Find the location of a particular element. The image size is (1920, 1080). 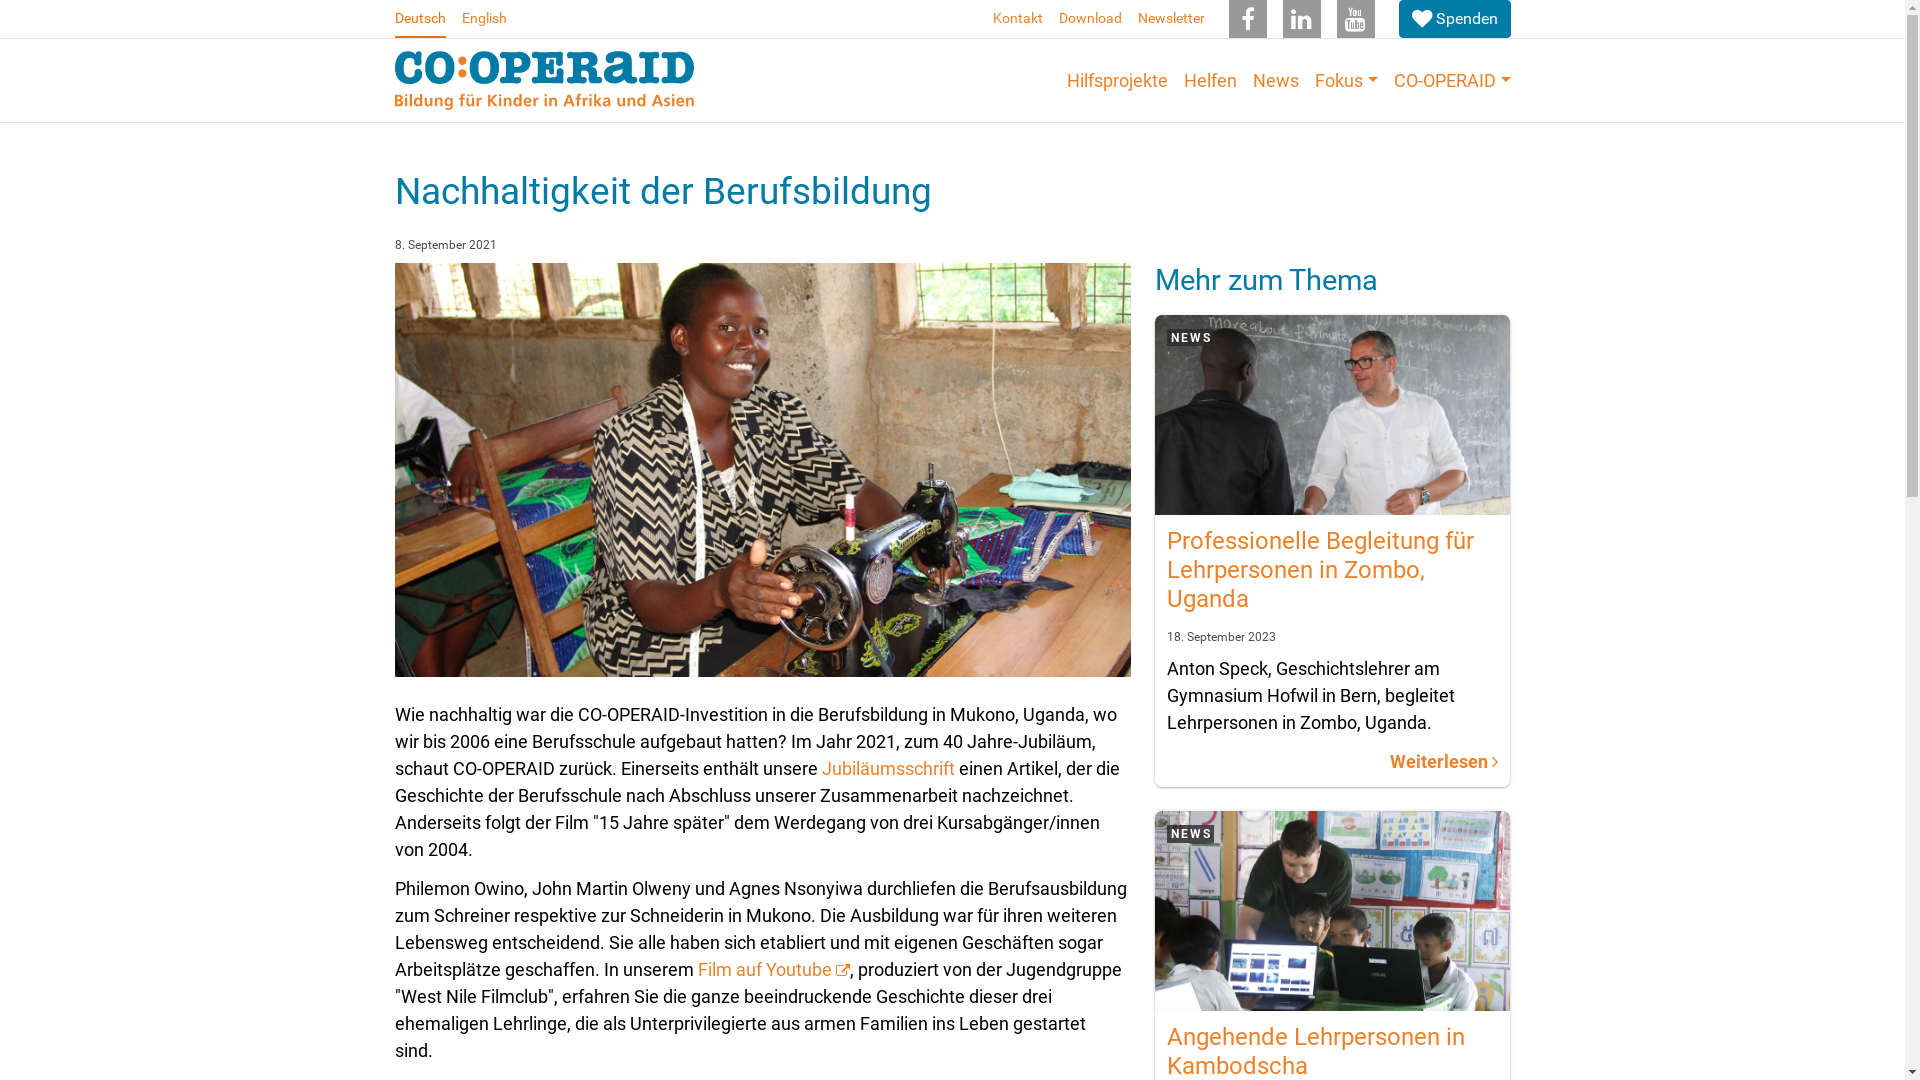

'CO-OPERAID' is located at coordinates (1452, 79).